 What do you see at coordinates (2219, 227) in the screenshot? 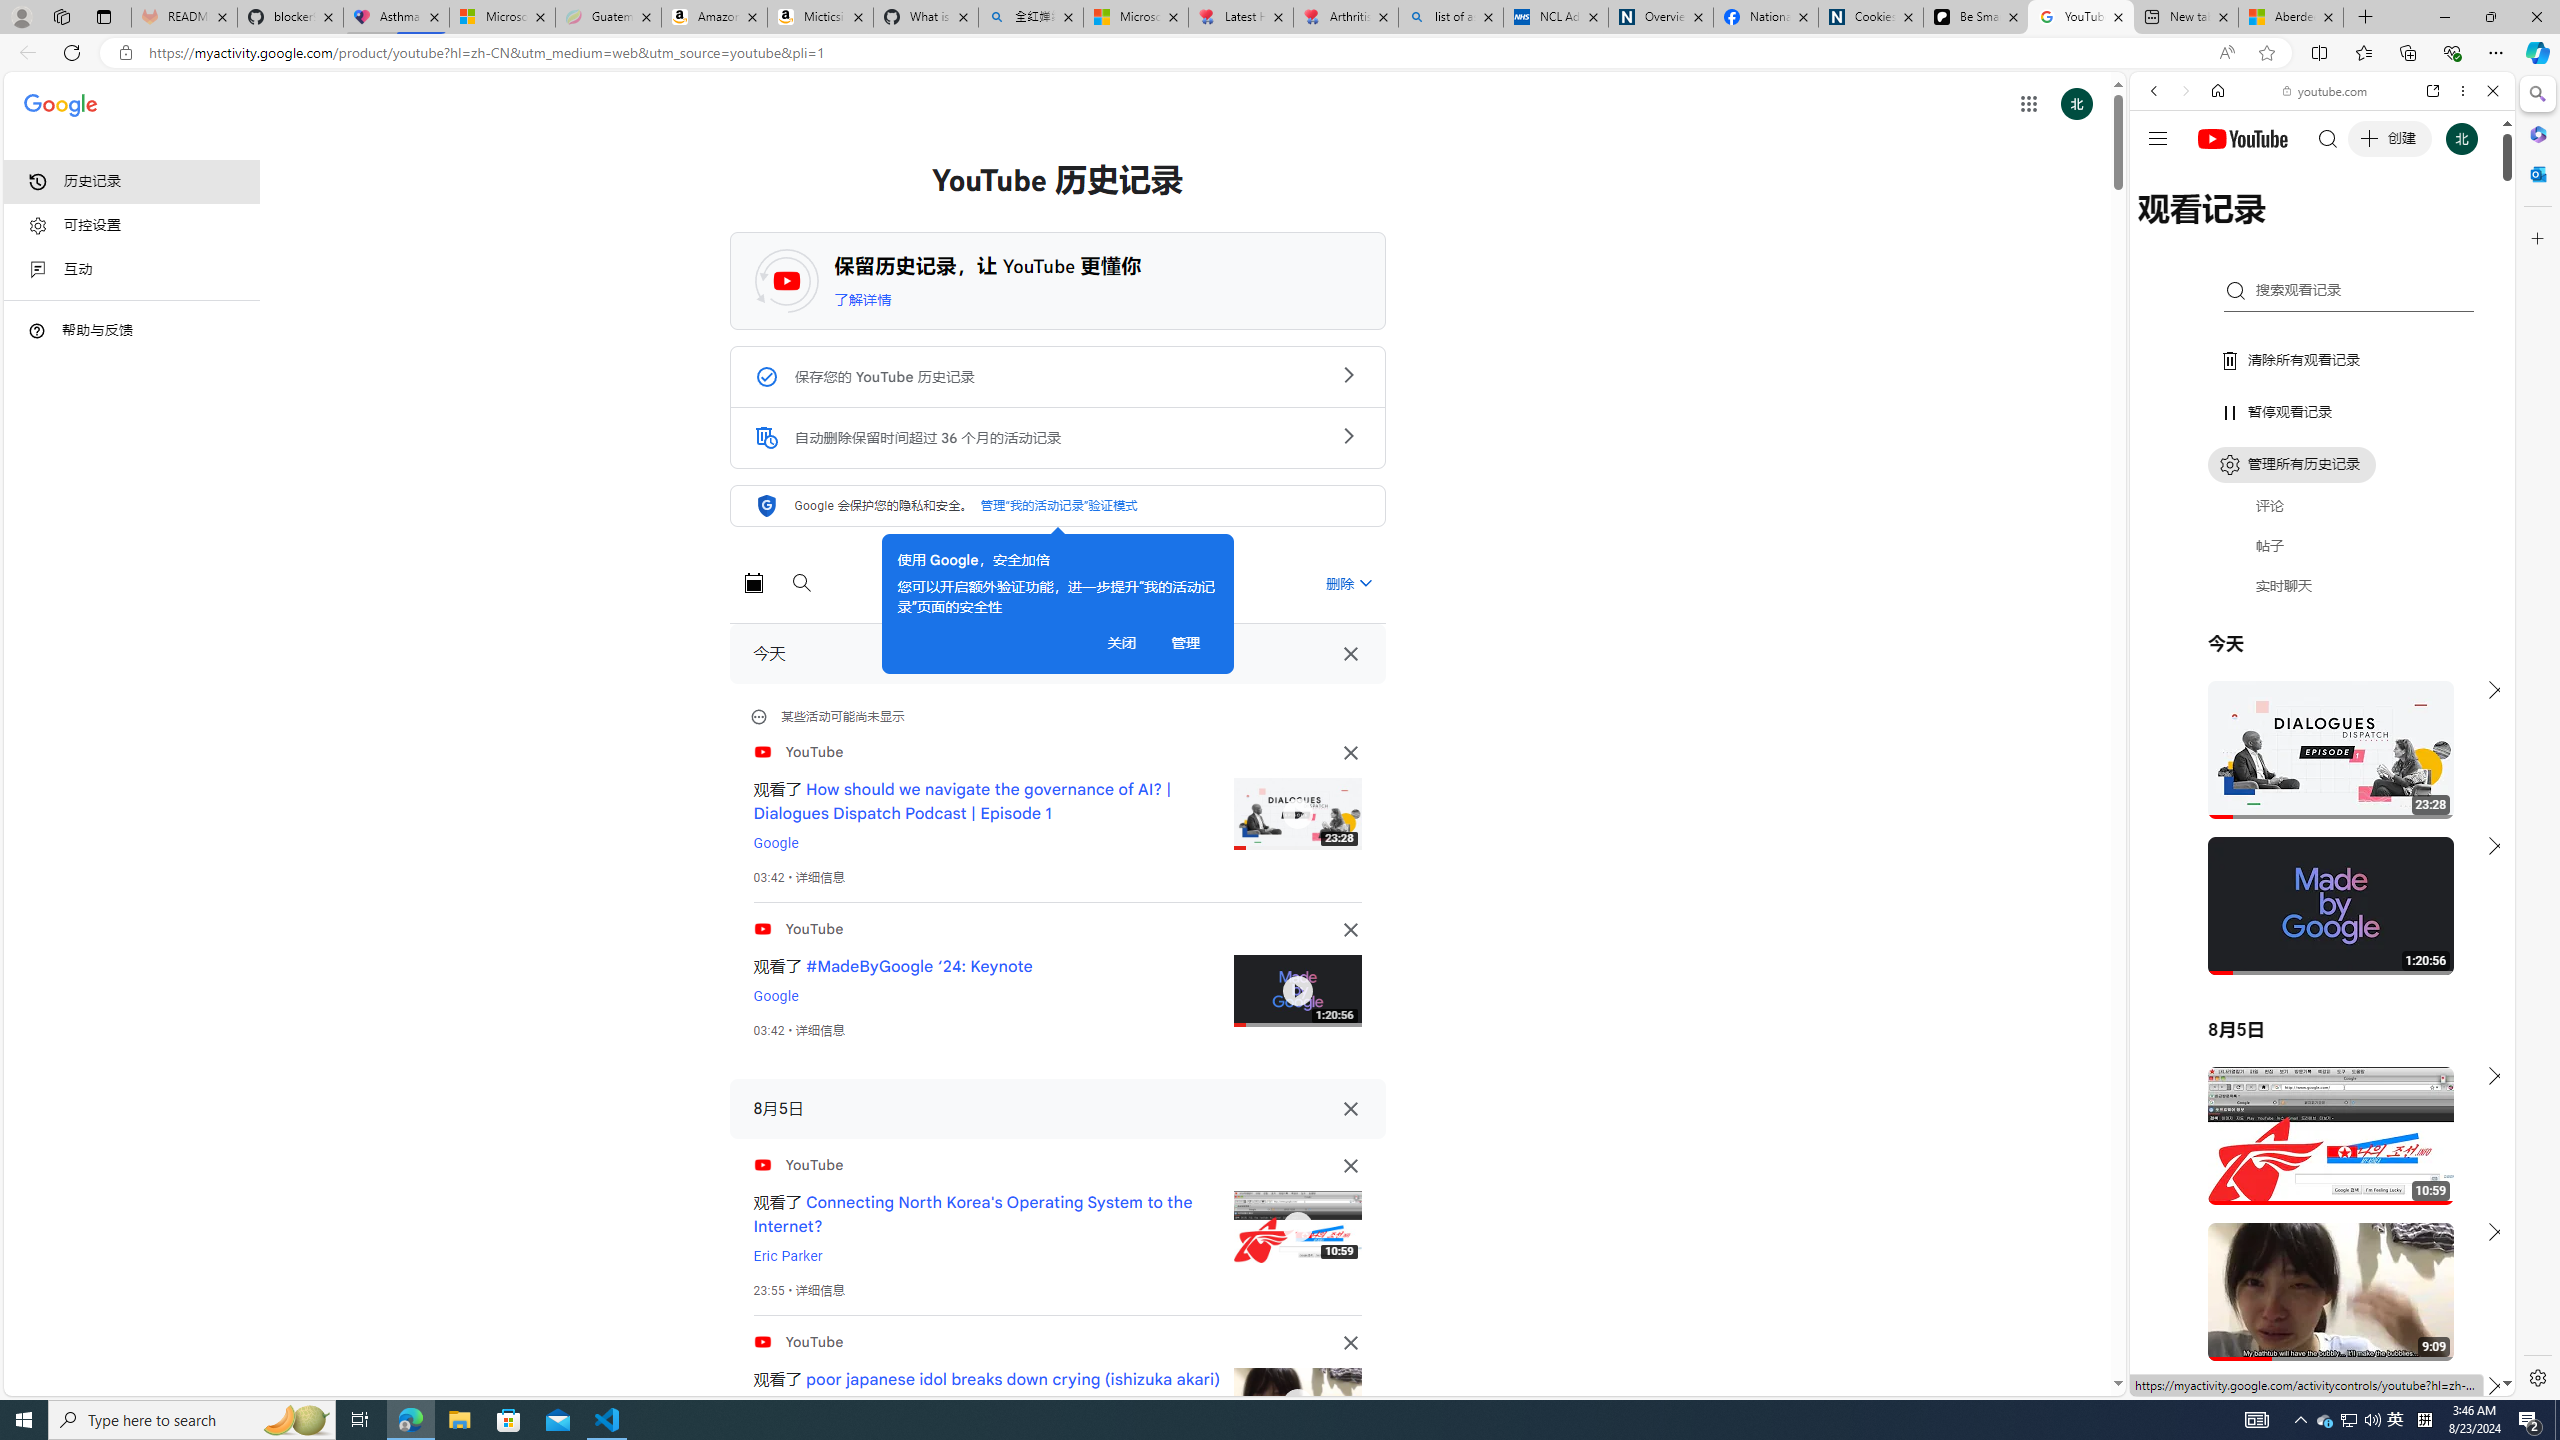
I see `'Search Filter, IMAGES'` at bounding box center [2219, 227].